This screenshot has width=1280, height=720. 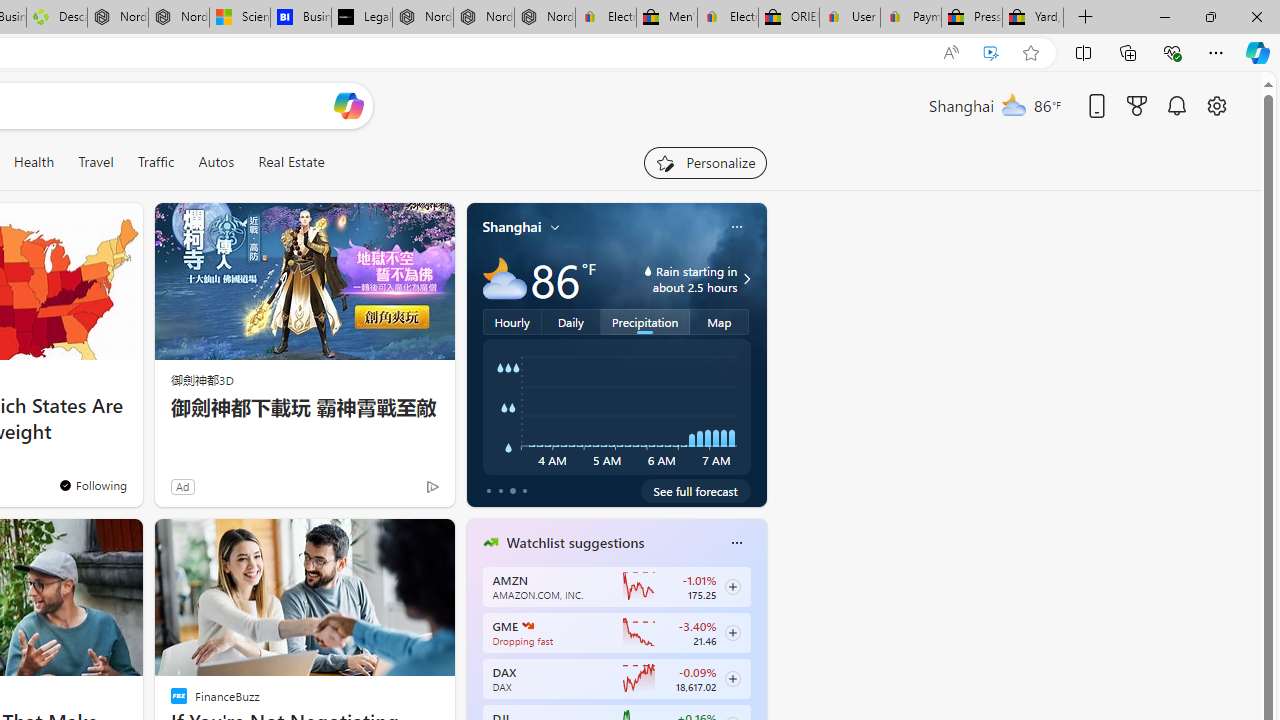 I want to click on 'Payments Terms of Use | eBay.com', so click(x=909, y=17).